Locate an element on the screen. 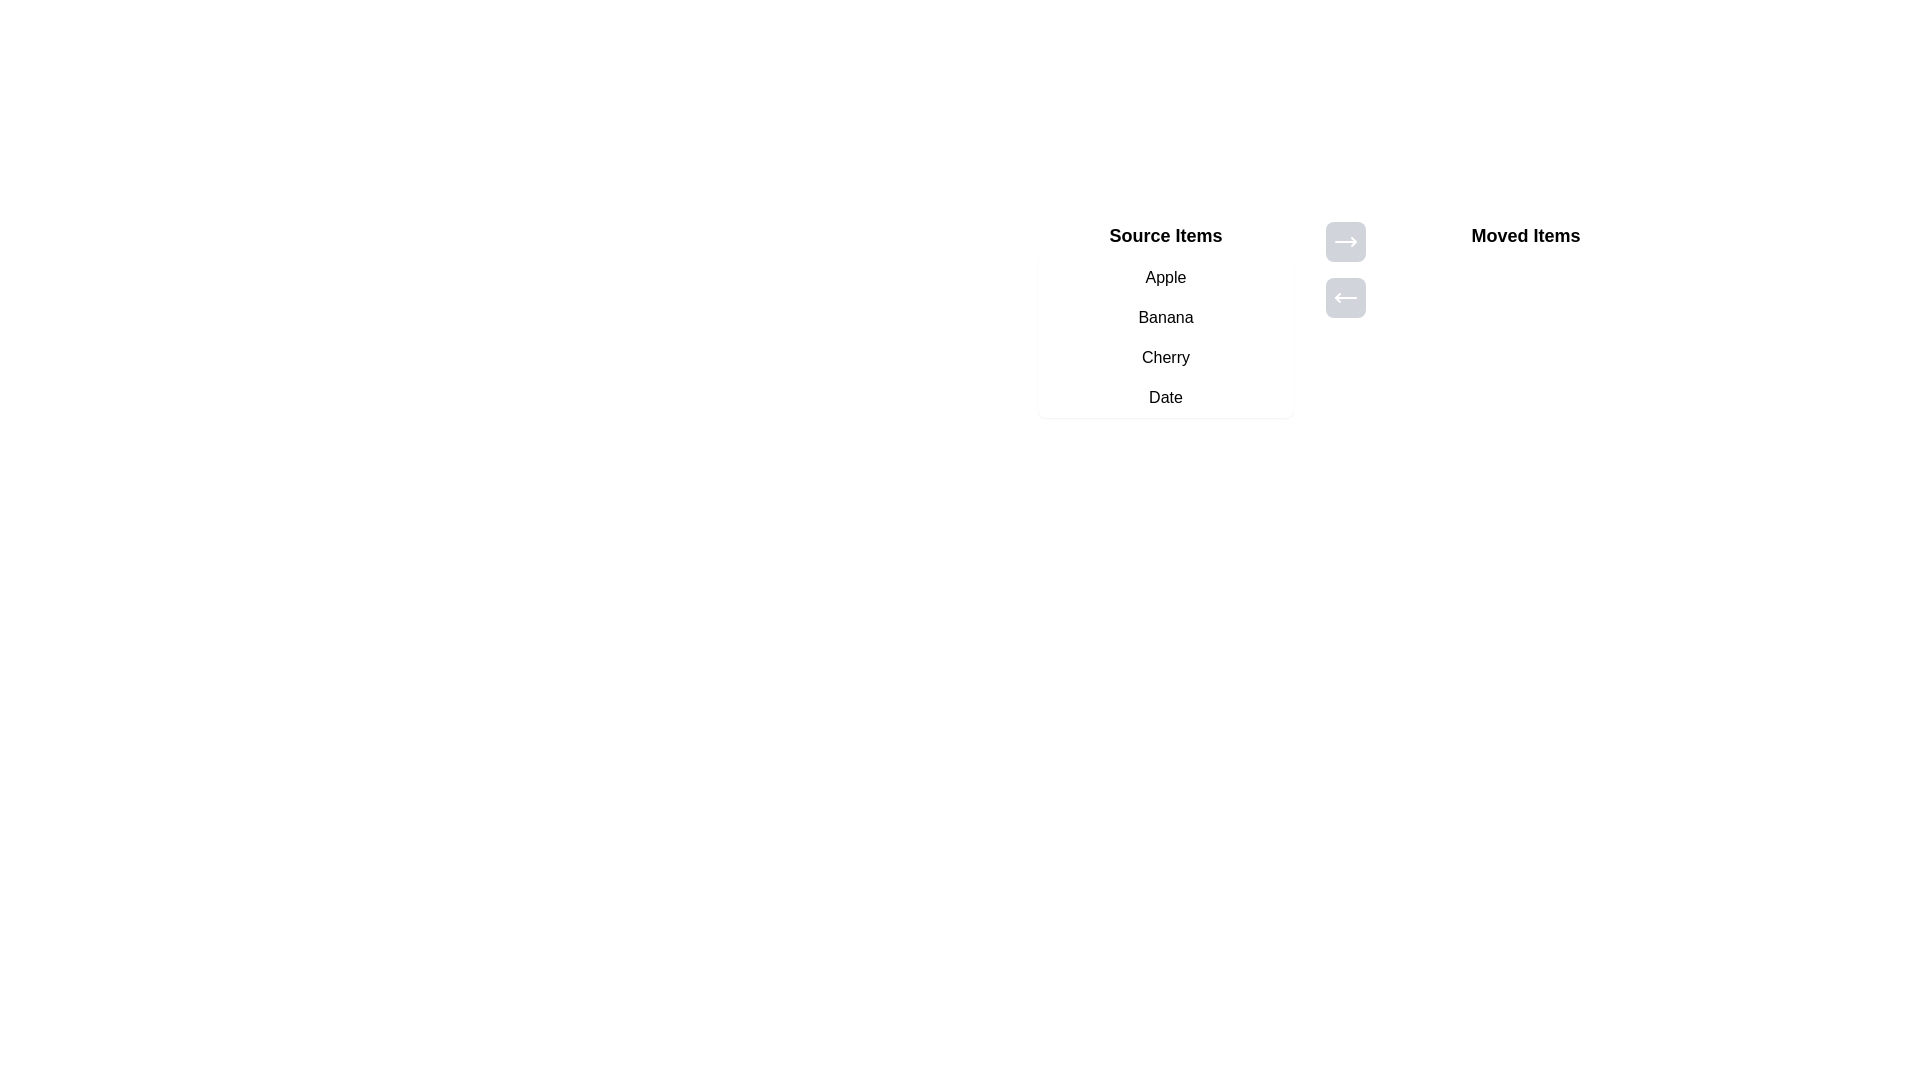  the light blue button with a white leftward arrow icon, the second button in a vertically stacked group is located at coordinates (1345, 297).